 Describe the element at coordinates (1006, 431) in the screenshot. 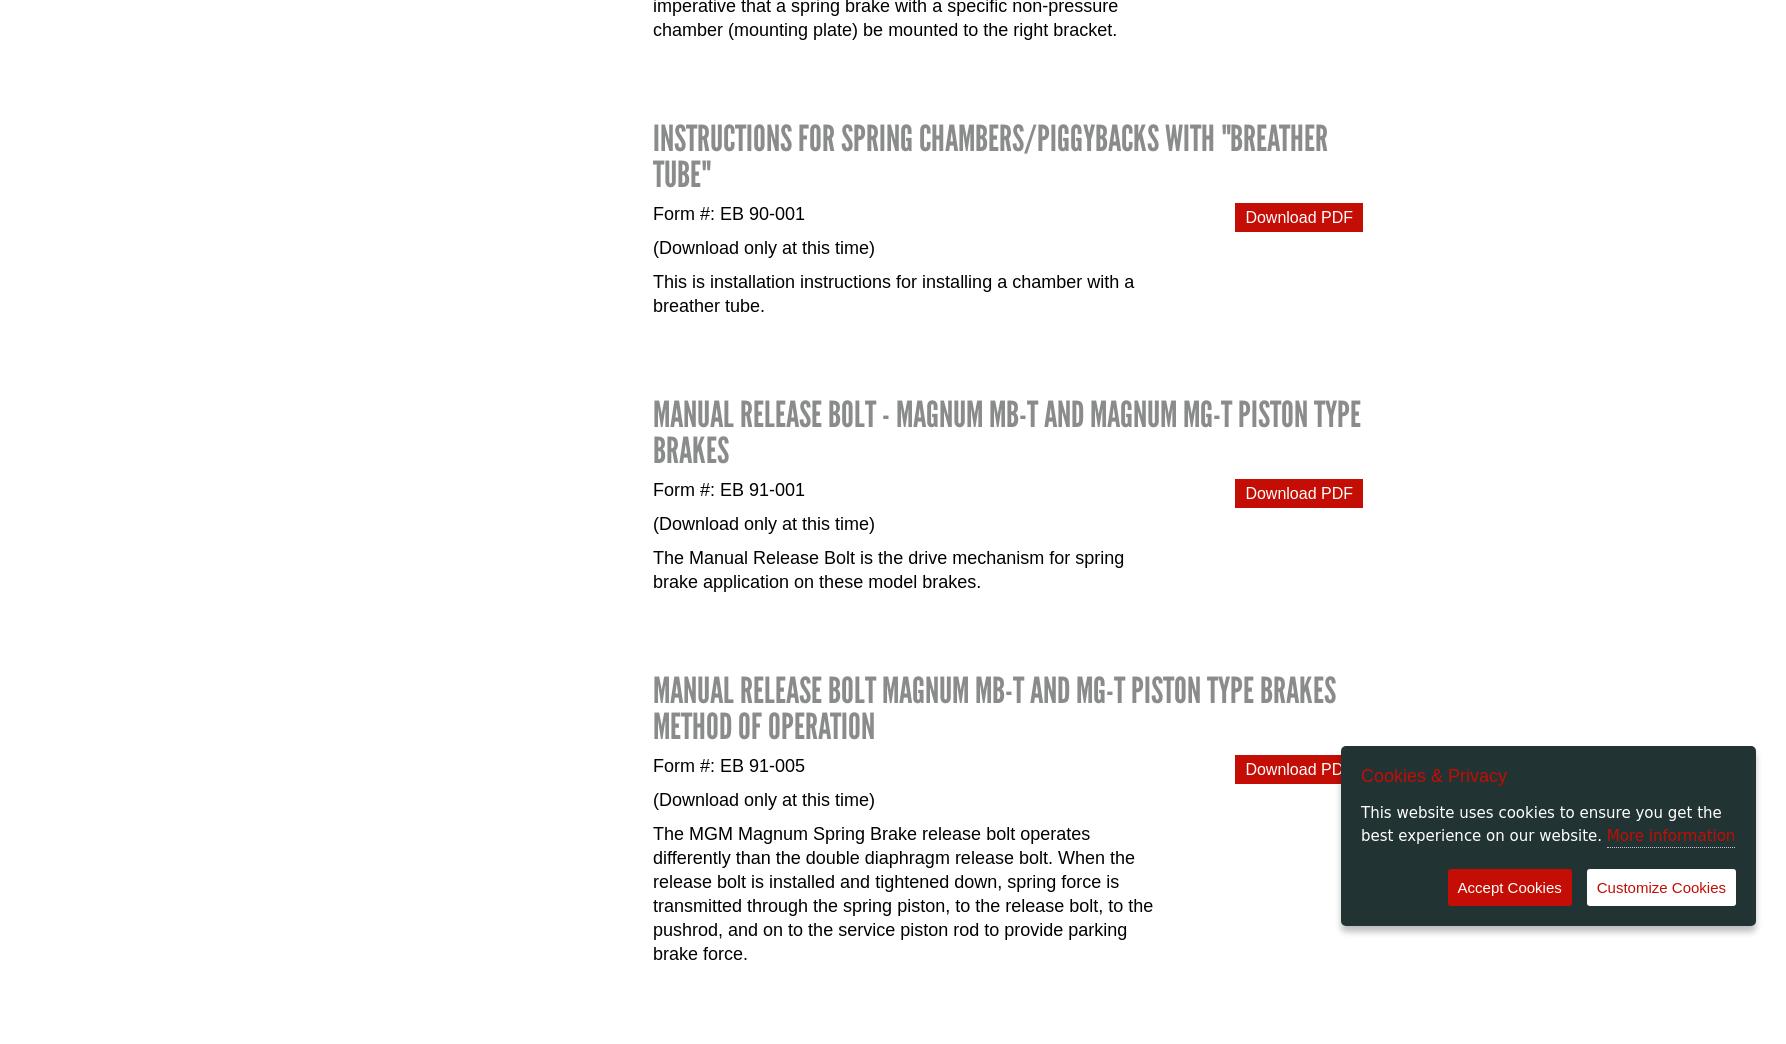

I see `'Manual Release Bolt - MAGNUM MB-T and MAGNUM MG-T Piston Type Brakes'` at that location.